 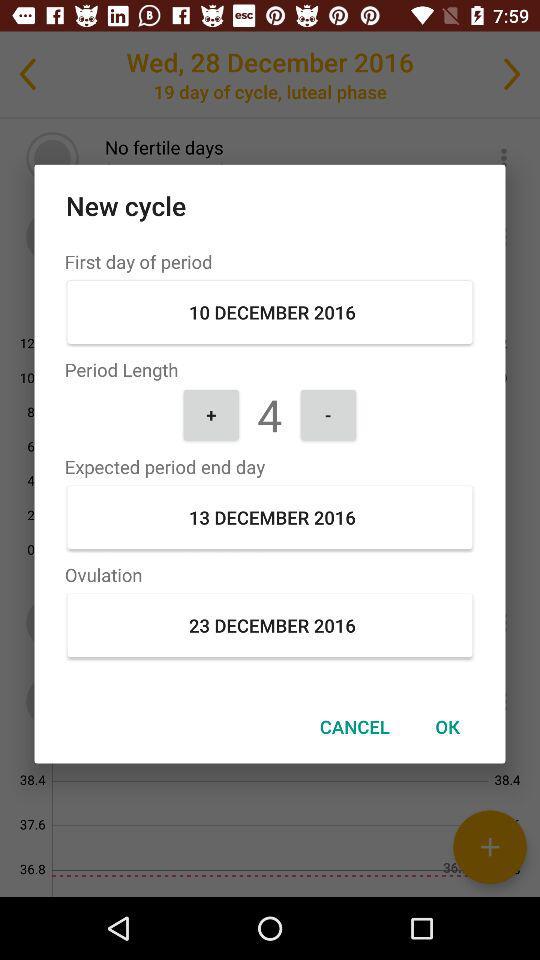 What do you see at coordinates (210, 413) in the screenshot?
I see `the item below the period length icon` at bounding box center [210, 413].